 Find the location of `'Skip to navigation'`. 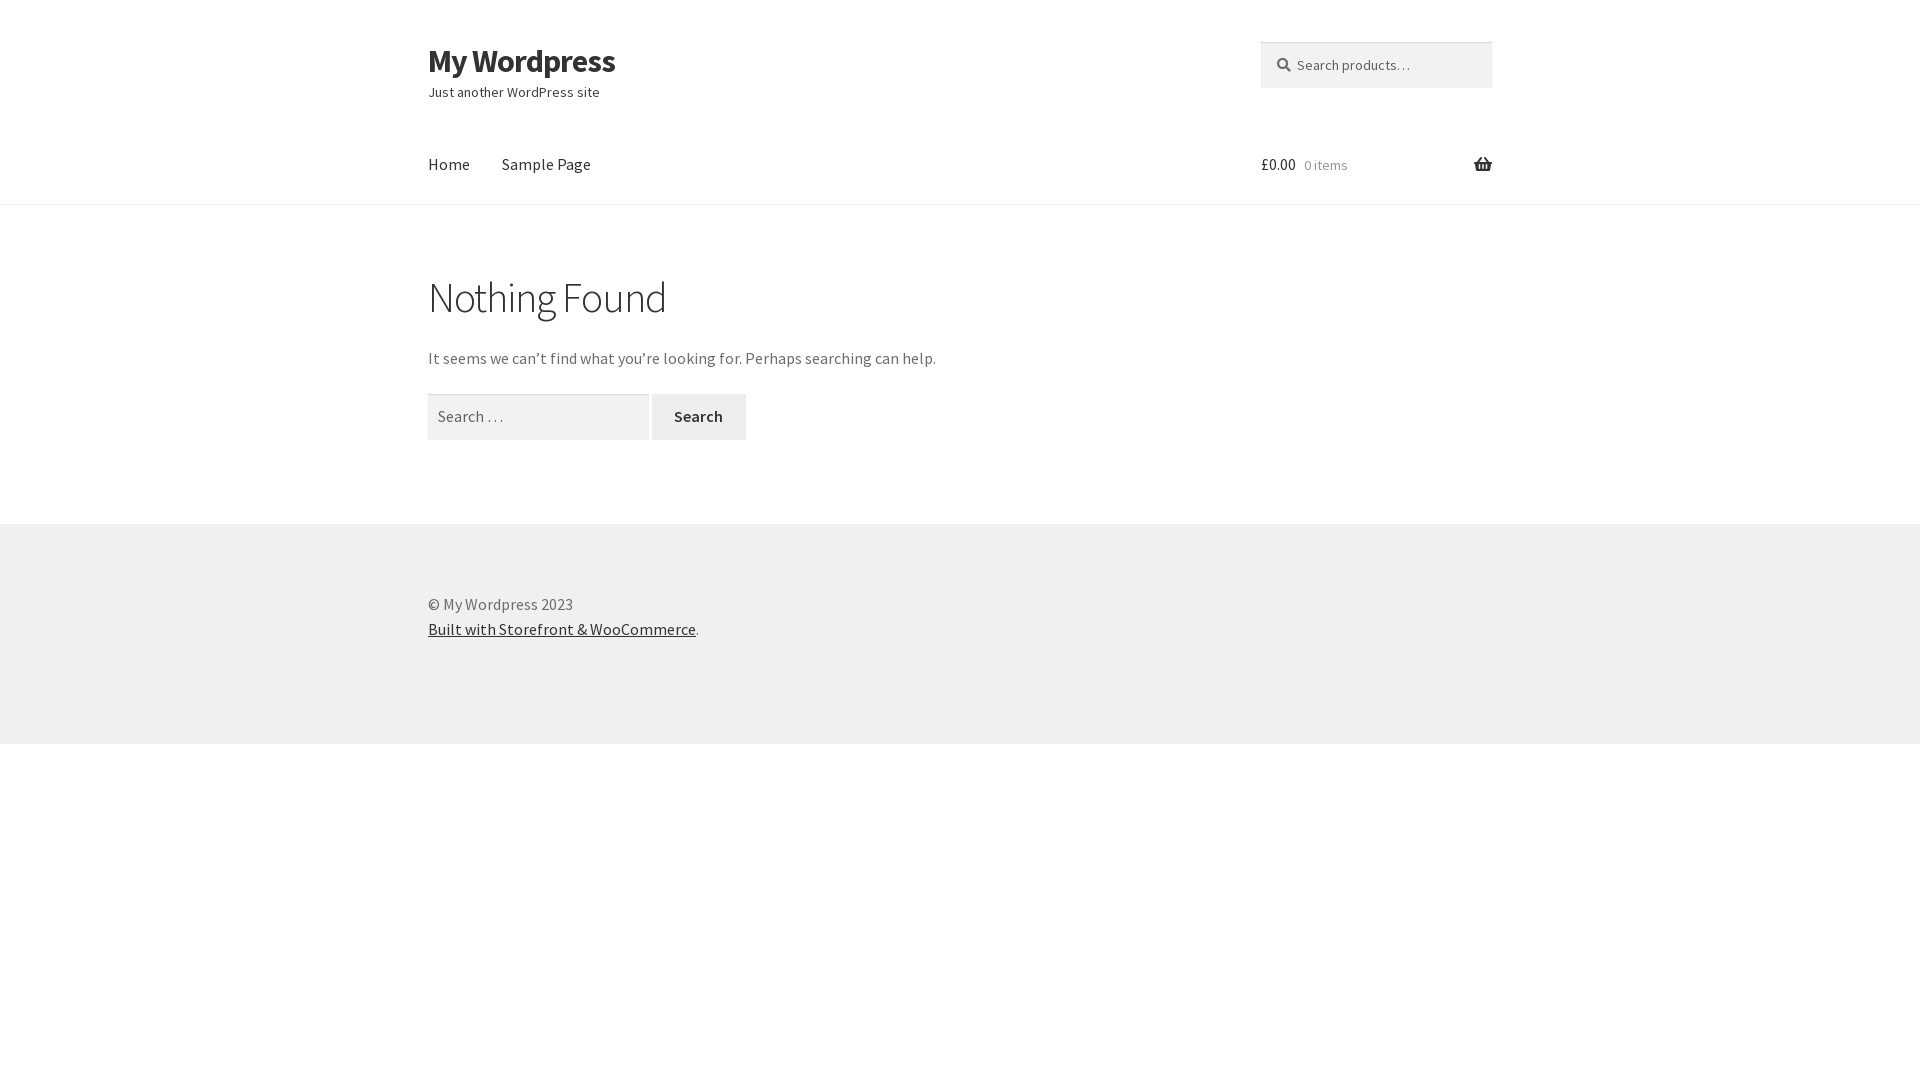

'Skip to navigation' is located at coordinates (426, 41).